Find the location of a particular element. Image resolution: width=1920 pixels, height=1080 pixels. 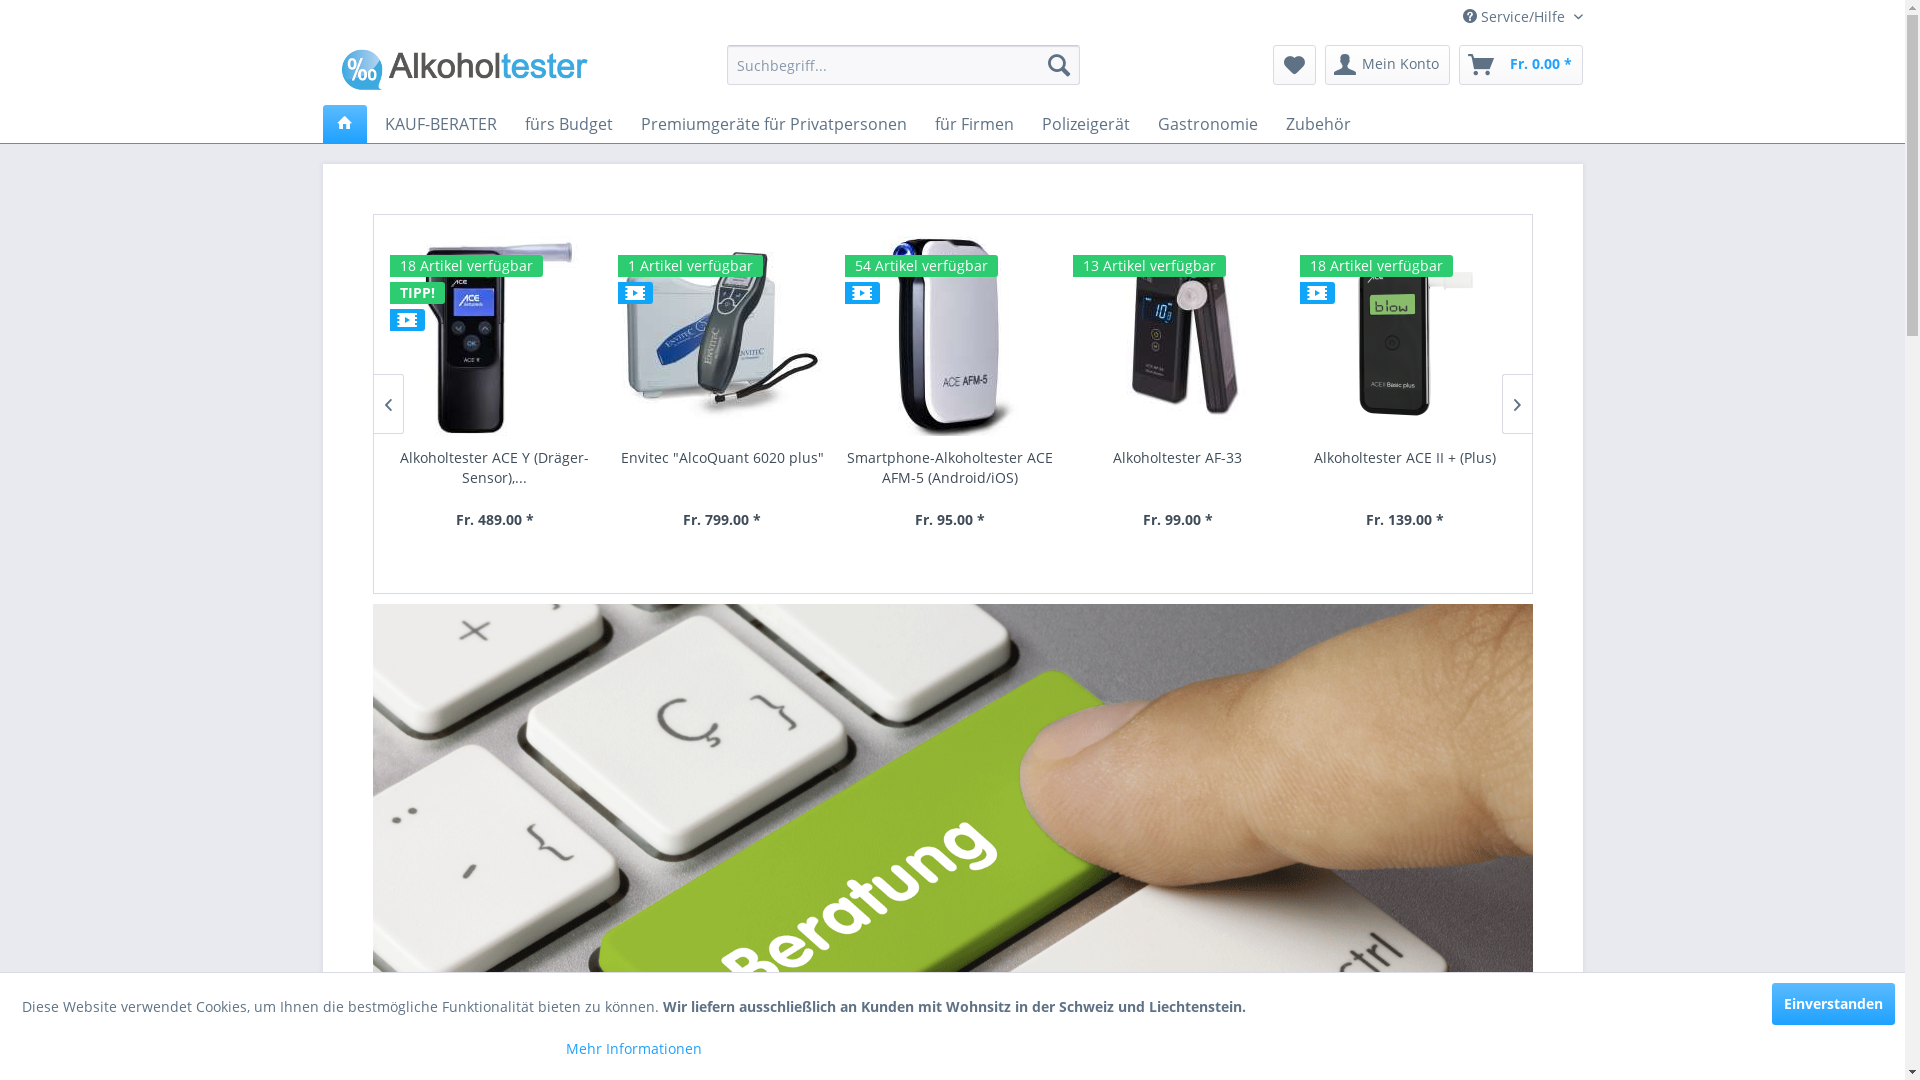

'Alkoholtester-Shop - zur Startseite wechseln' is located at coordinates (465, 68).